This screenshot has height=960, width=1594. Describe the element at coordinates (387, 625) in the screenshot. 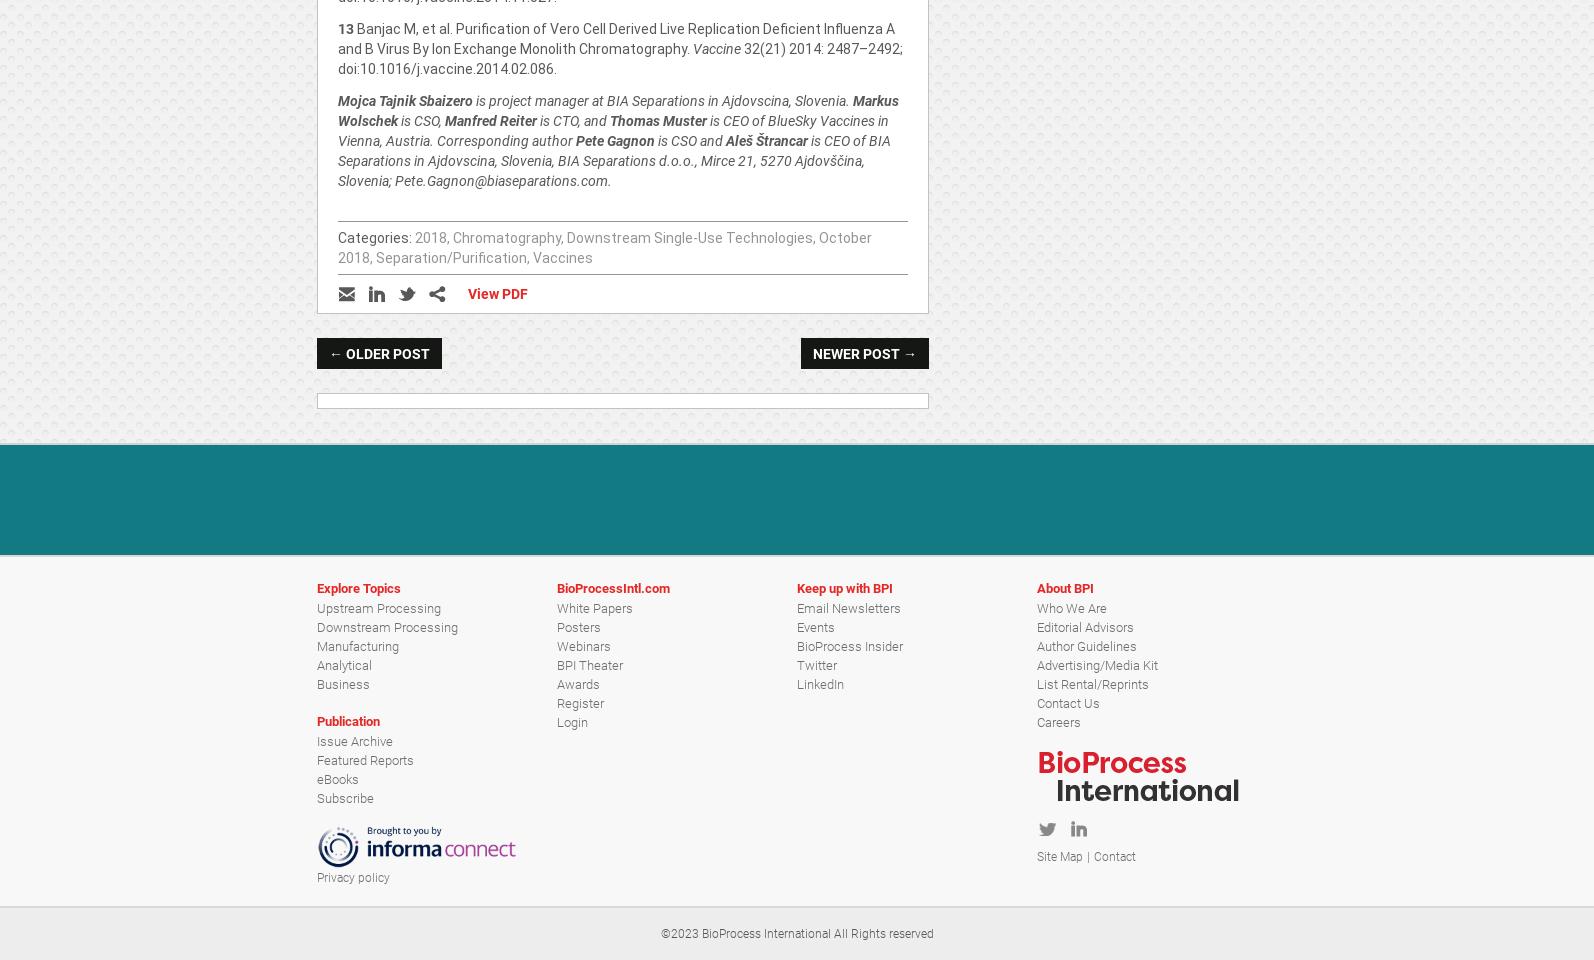

I see `'Downstream Processing'` at that location.